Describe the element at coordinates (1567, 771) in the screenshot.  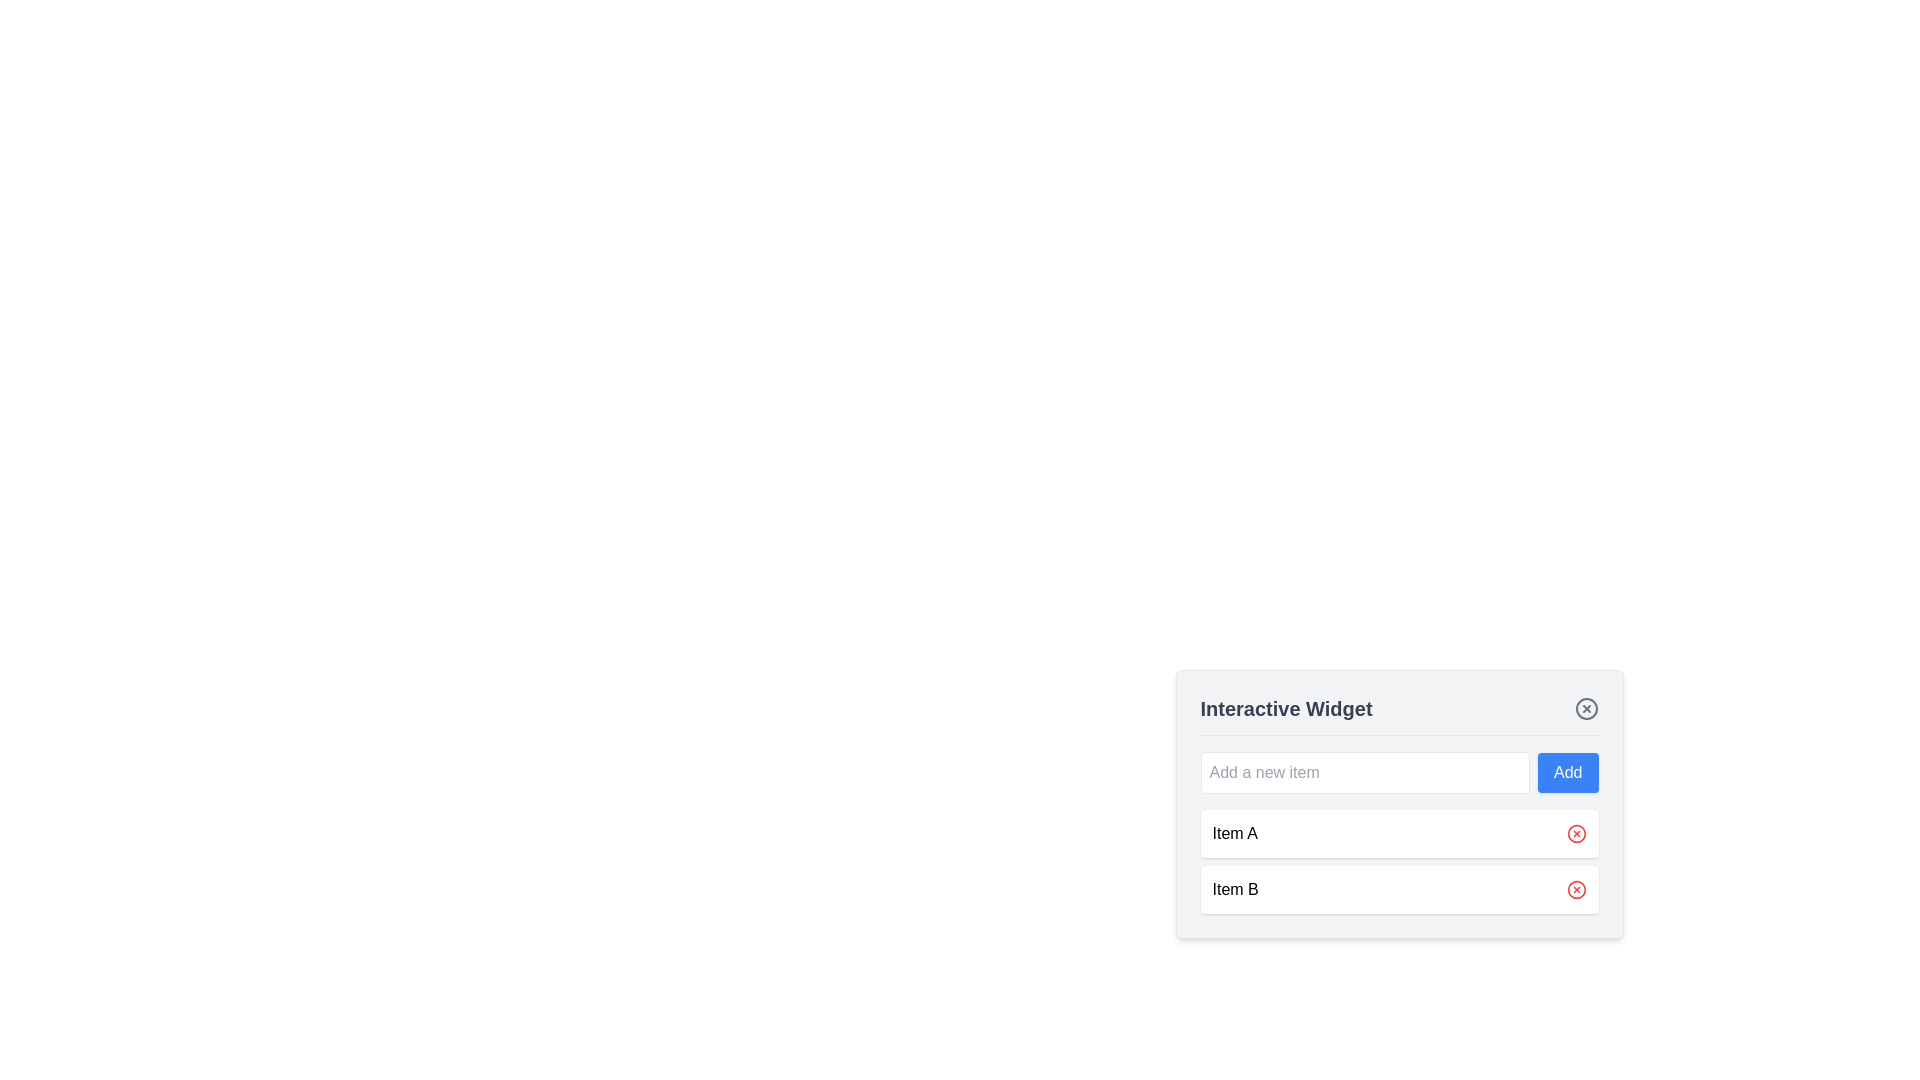
I see `the blue button labeled 'Add' to change its appearance to a darker blue` at that location.